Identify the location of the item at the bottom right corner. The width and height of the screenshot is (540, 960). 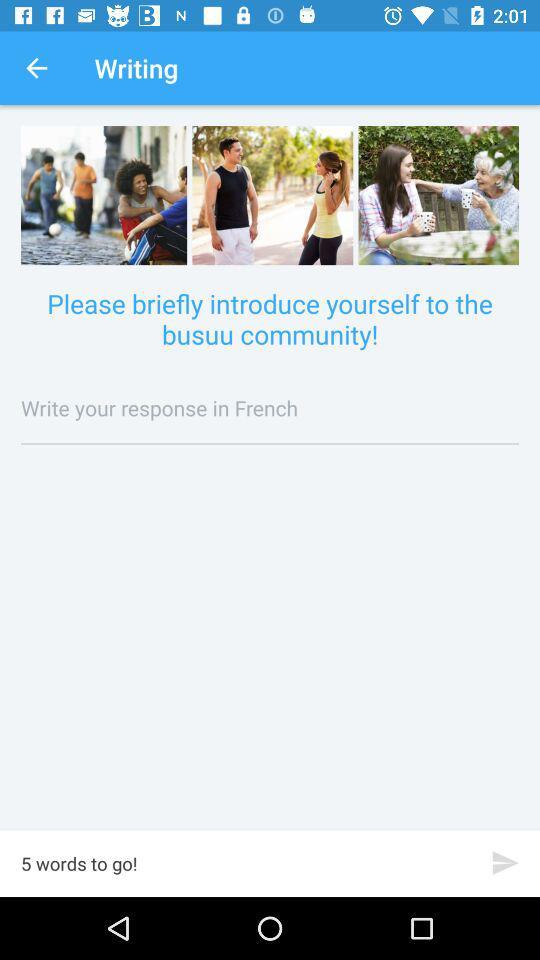
(504, 862).